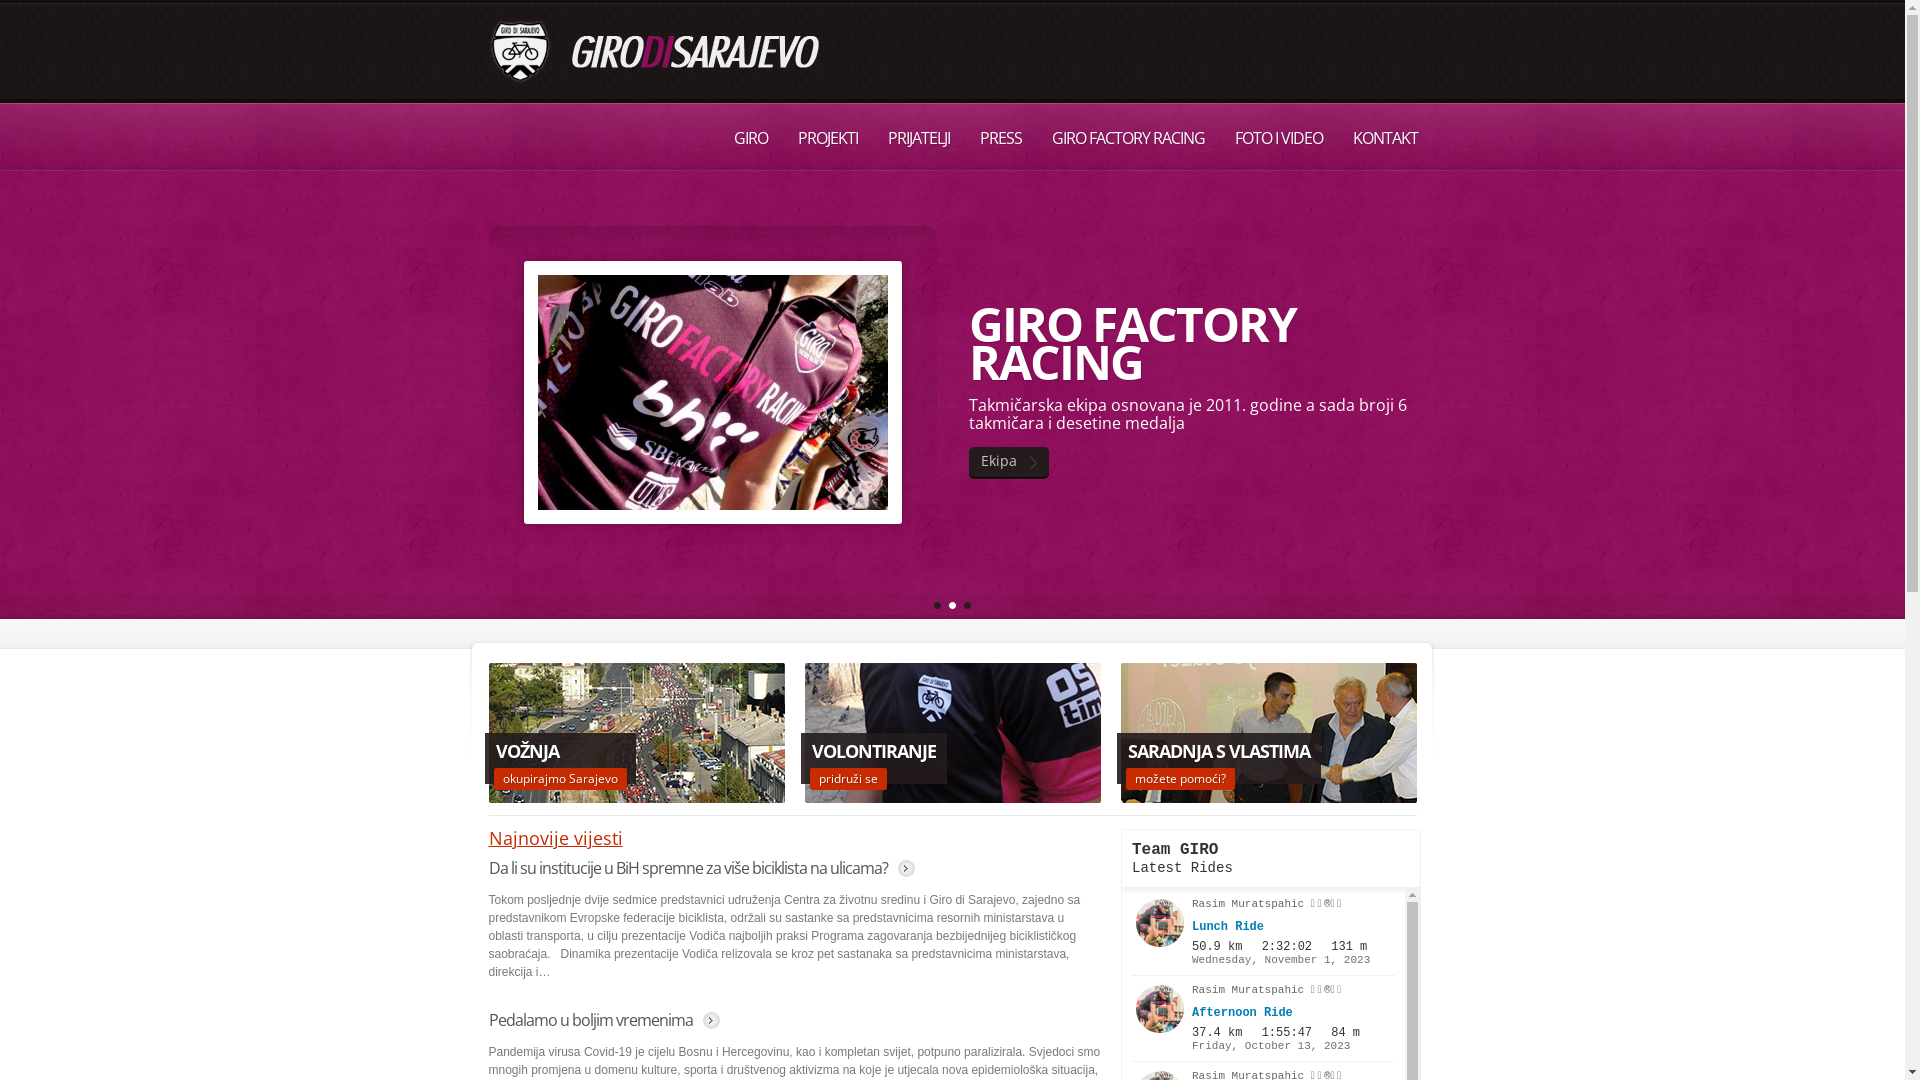 The width and height of the screenshot is (1920, 1080). Describe the element at coordinates (555, 837) in the screenshot. I see `'Najnovije vijesti'` at that location.